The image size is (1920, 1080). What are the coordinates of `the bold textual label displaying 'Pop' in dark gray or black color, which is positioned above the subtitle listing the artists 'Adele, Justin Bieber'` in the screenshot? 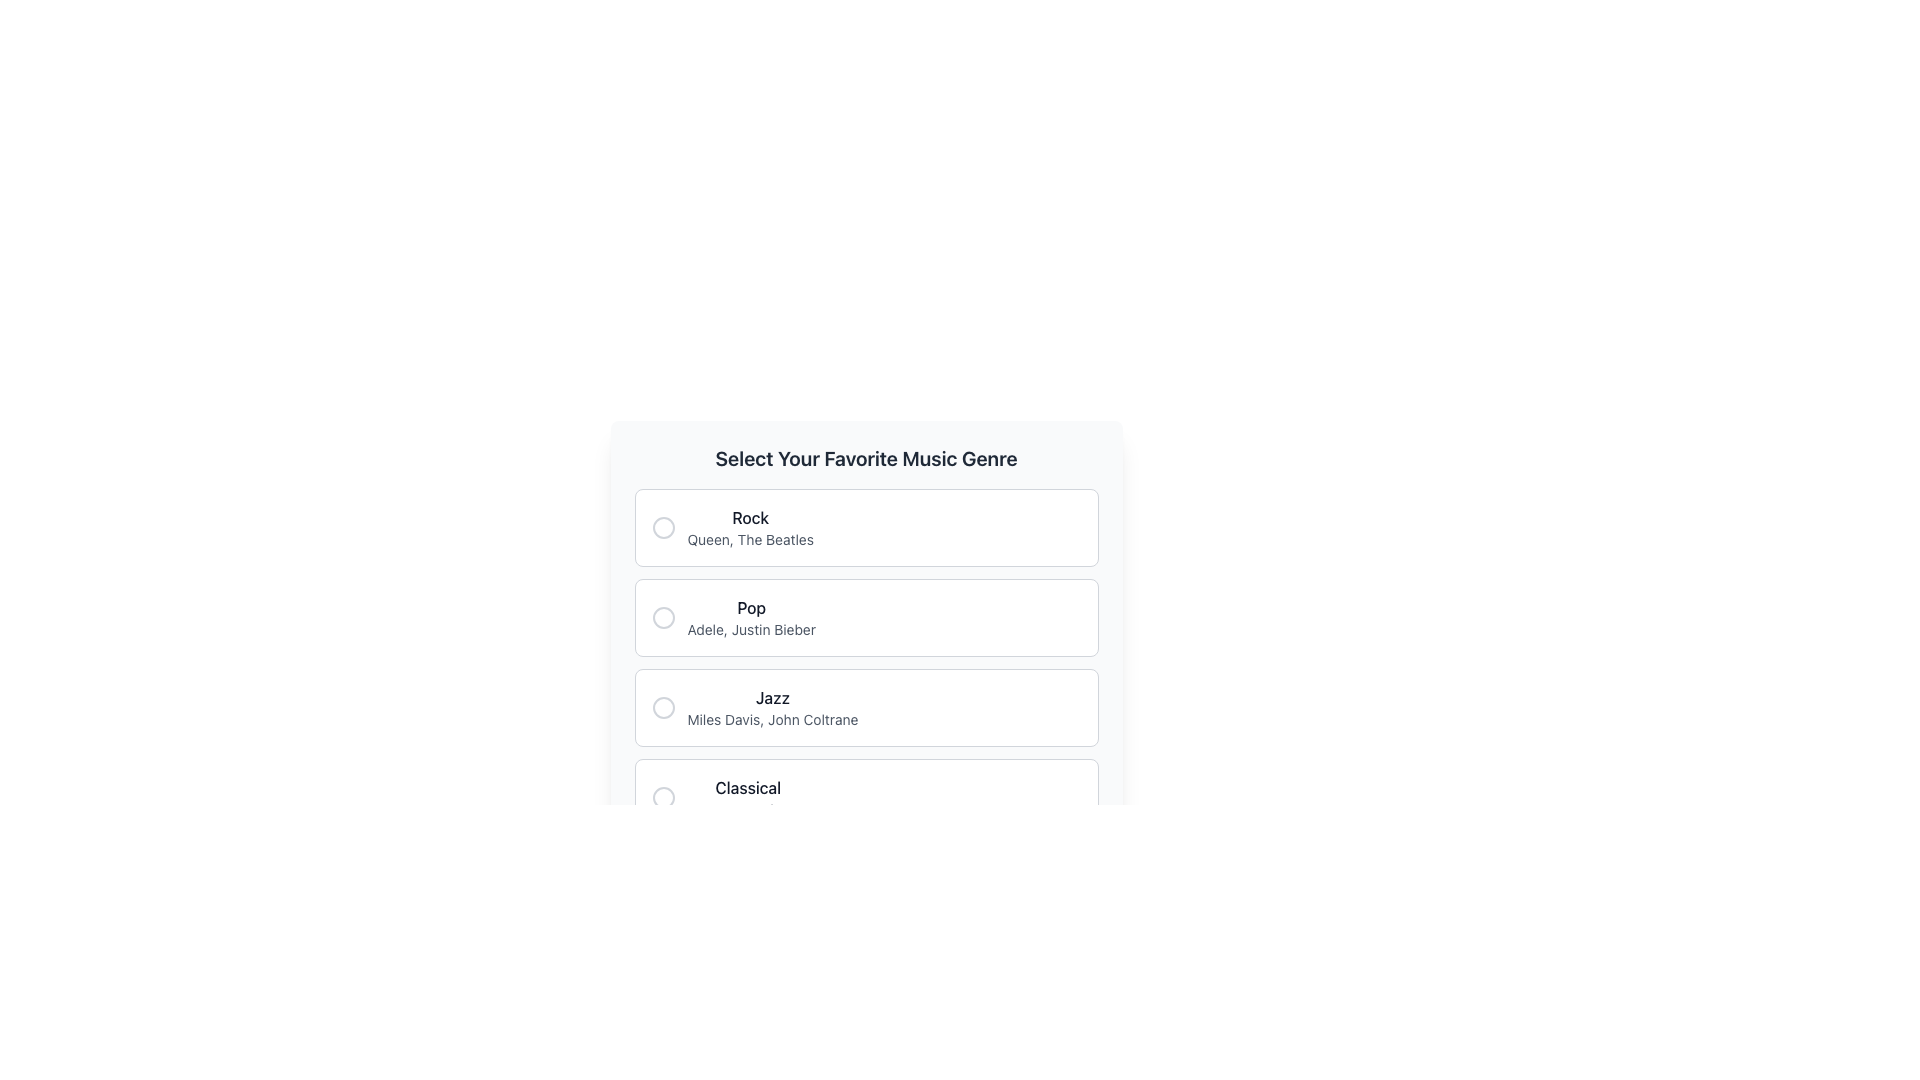 It's located at (750, 607).